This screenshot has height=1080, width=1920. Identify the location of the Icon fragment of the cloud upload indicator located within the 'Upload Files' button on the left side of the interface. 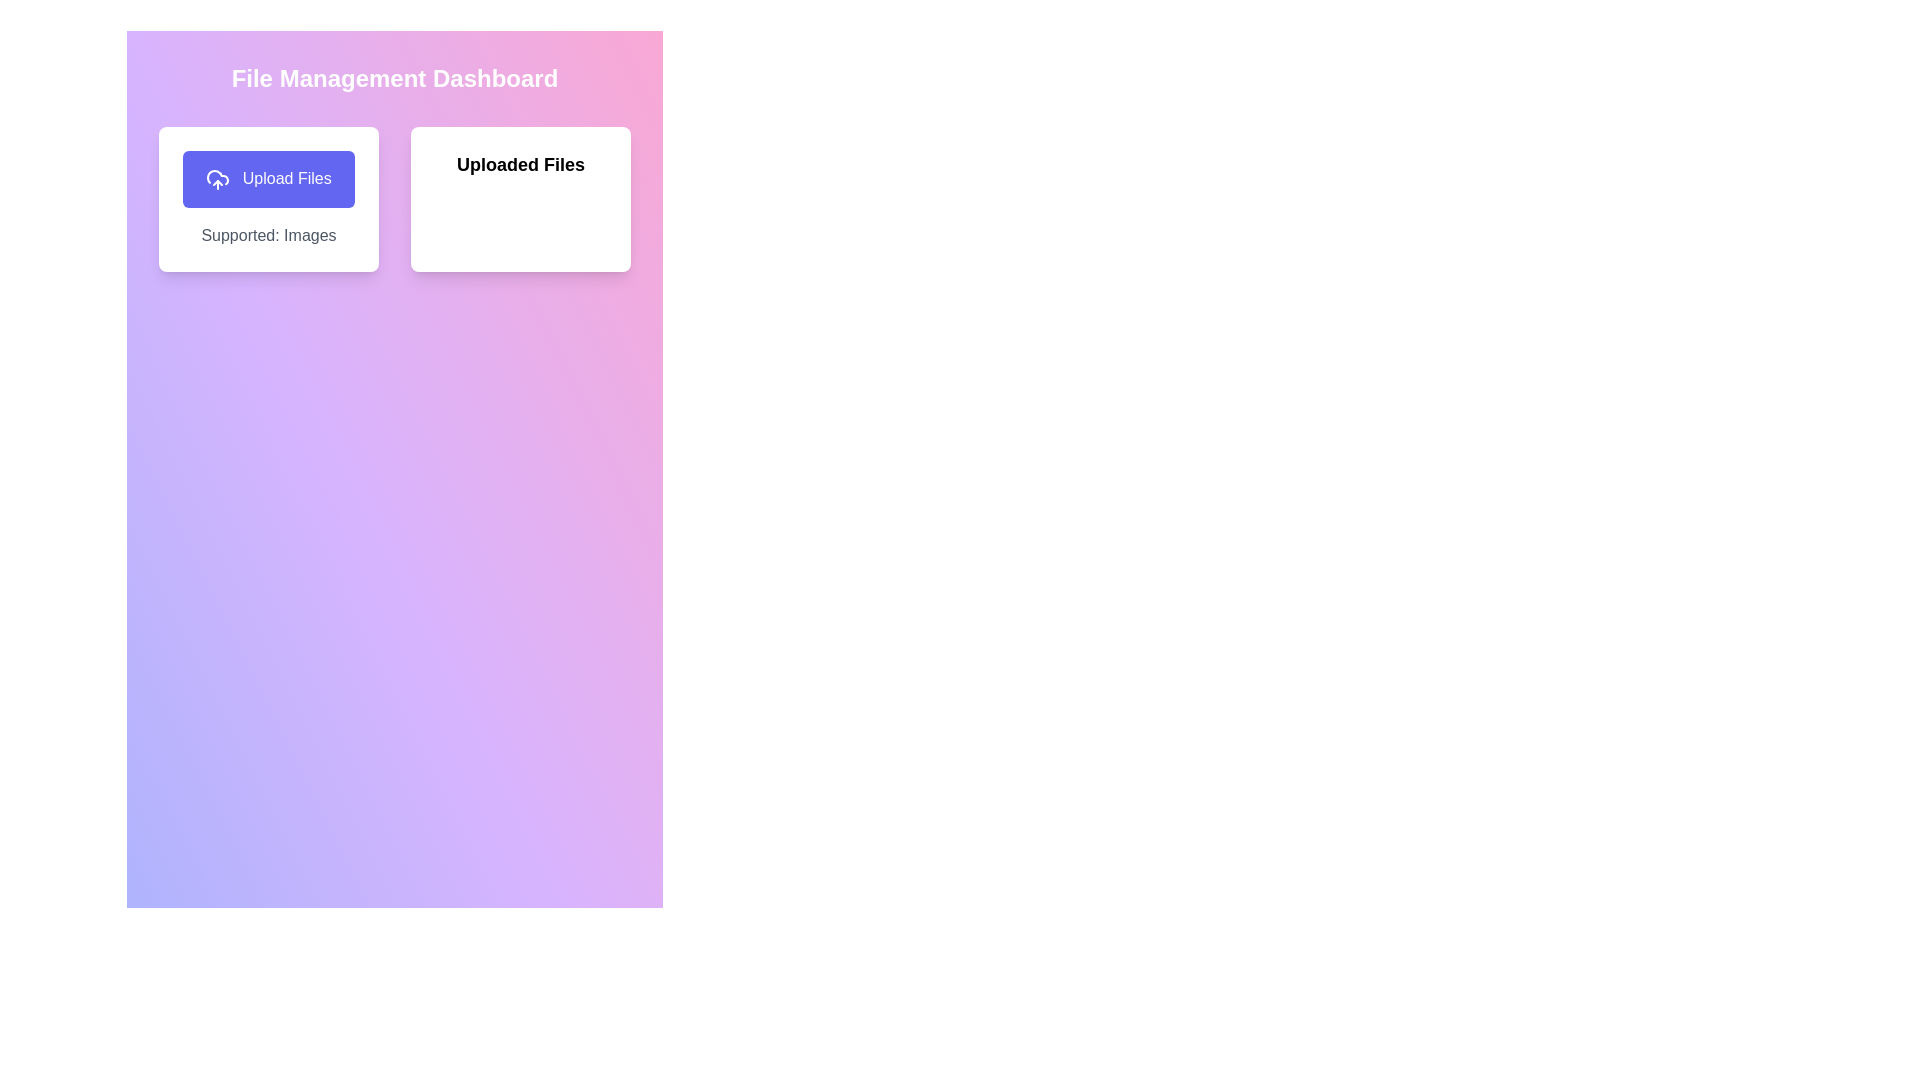
(218, 176).